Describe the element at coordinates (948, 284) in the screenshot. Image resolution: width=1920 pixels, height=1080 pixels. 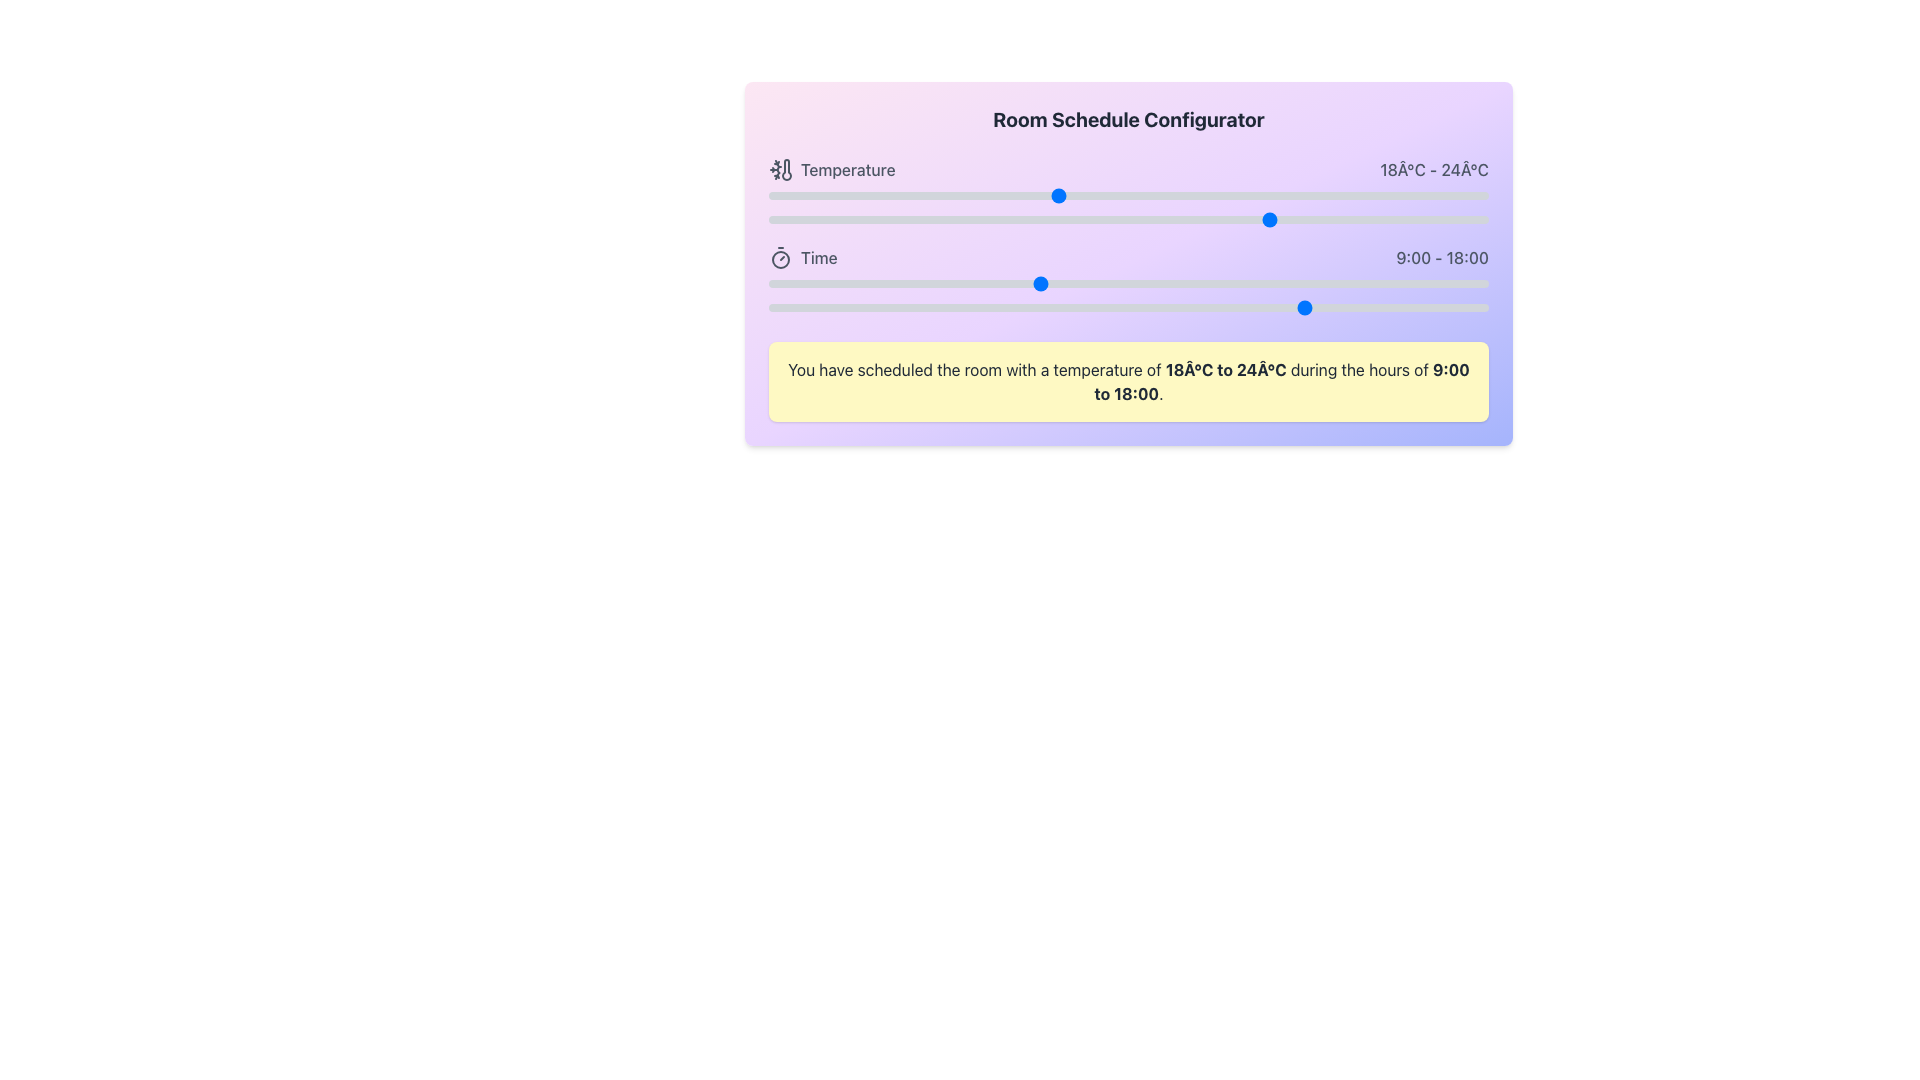
I see `the time` at that location.